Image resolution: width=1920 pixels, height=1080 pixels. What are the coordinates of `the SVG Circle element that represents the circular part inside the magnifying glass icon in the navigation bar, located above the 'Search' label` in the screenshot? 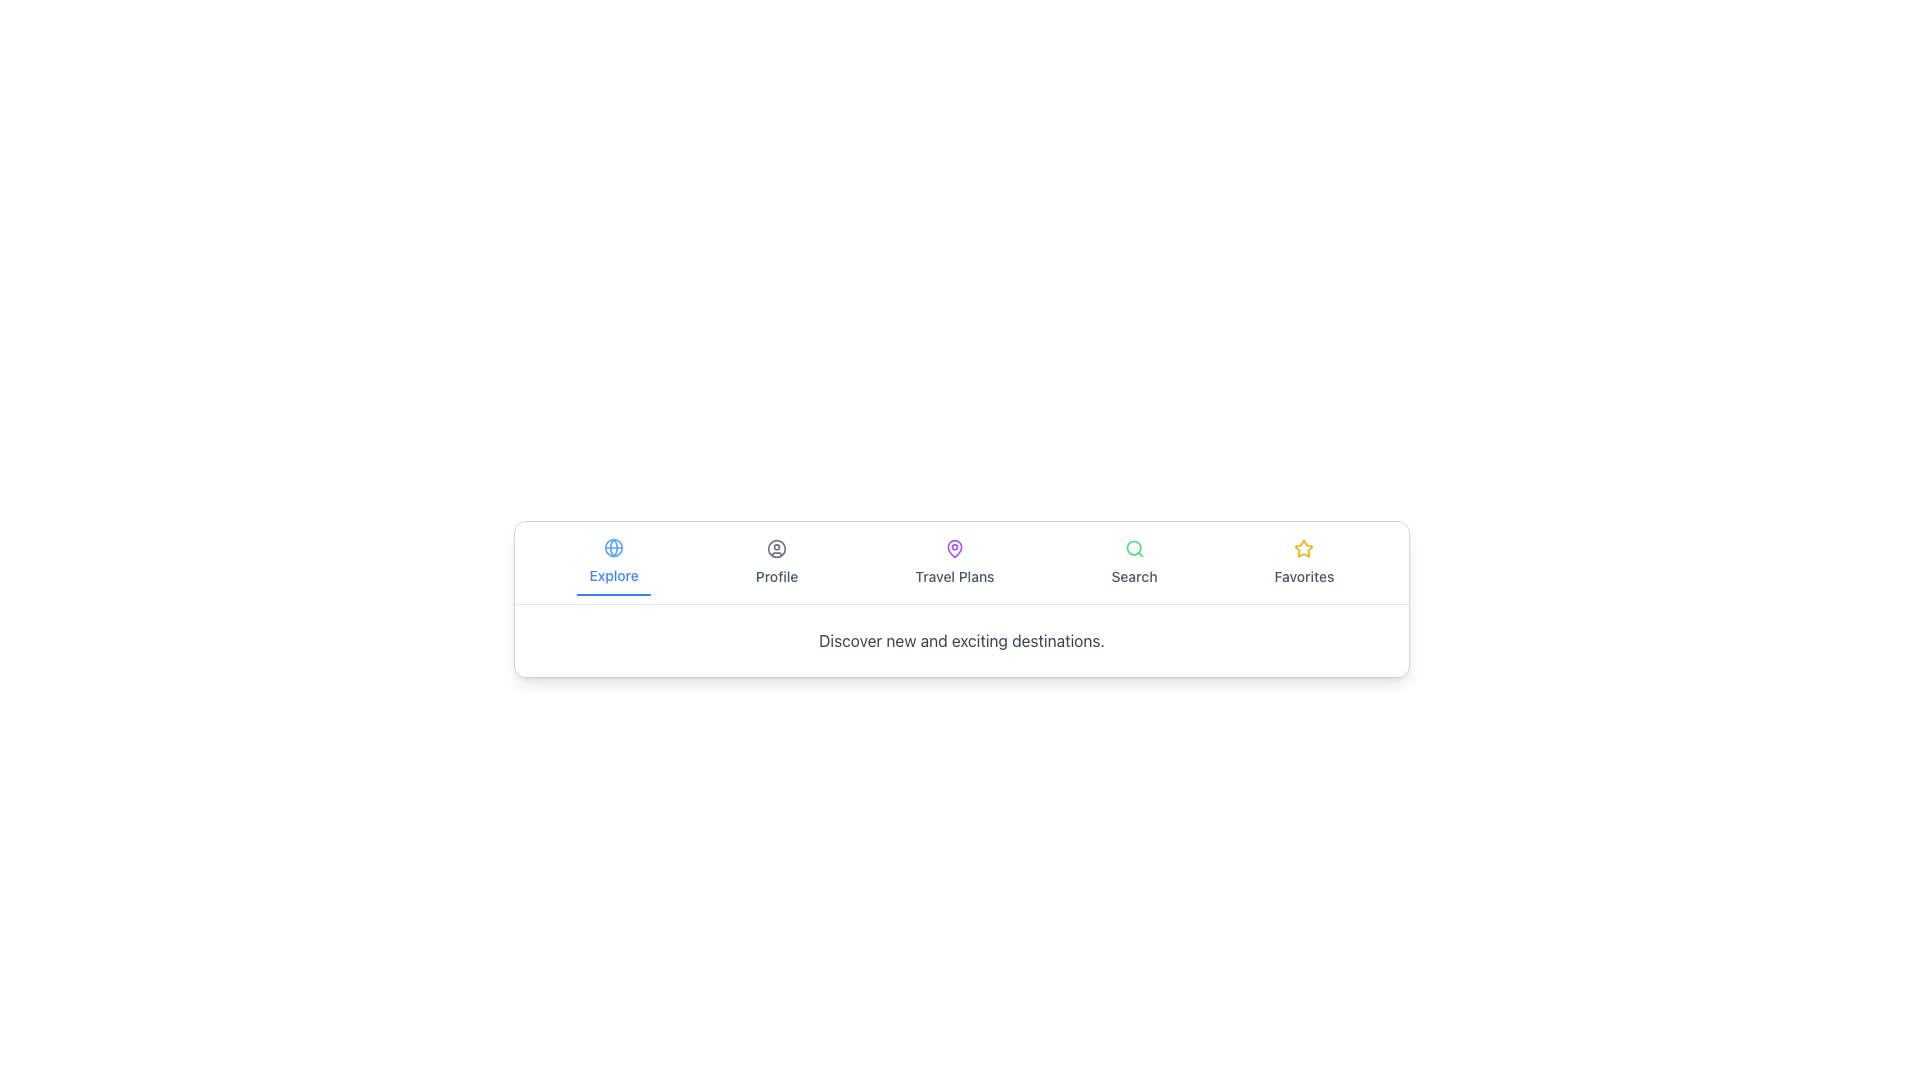 It's located at (1133, 548).